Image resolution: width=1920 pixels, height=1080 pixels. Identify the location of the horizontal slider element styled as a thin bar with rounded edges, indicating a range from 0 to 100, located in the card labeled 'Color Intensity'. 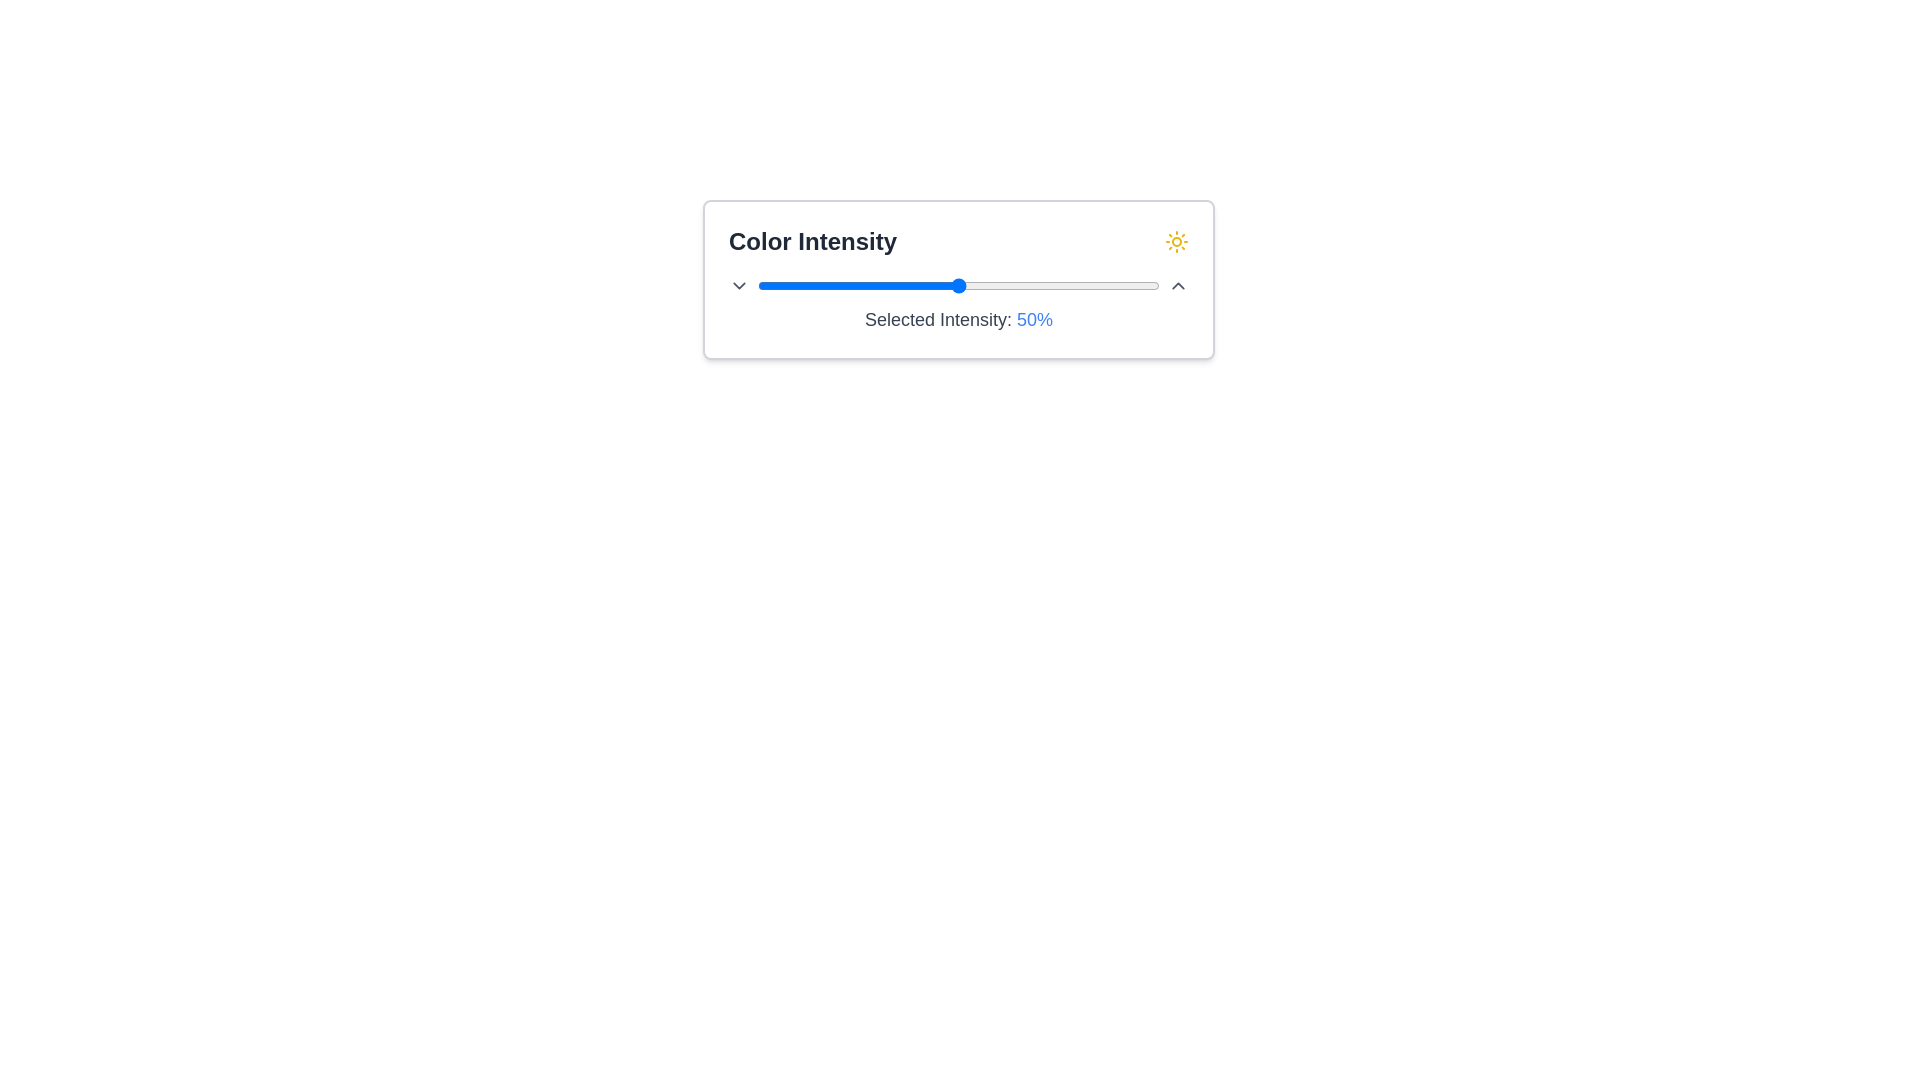
(958, 285).